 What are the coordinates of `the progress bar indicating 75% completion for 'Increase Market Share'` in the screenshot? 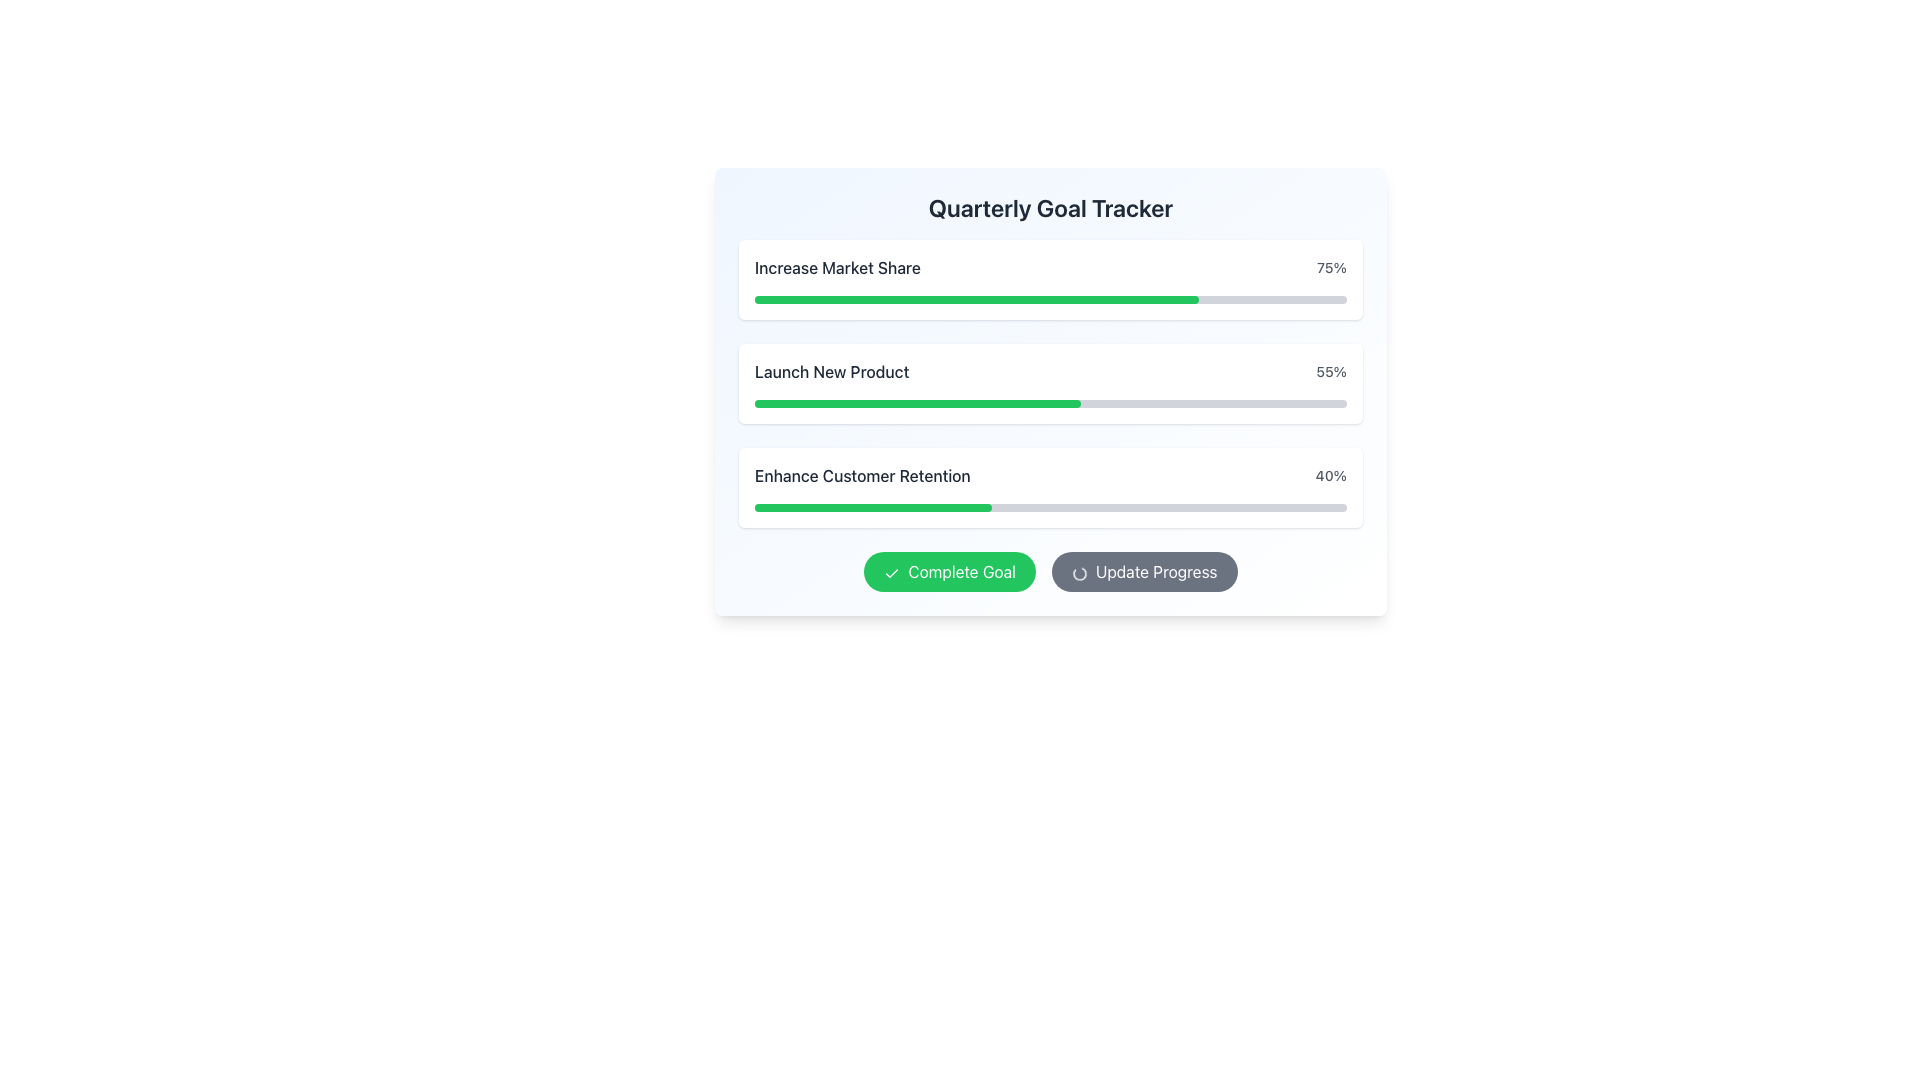 It's located at (1050, 300).